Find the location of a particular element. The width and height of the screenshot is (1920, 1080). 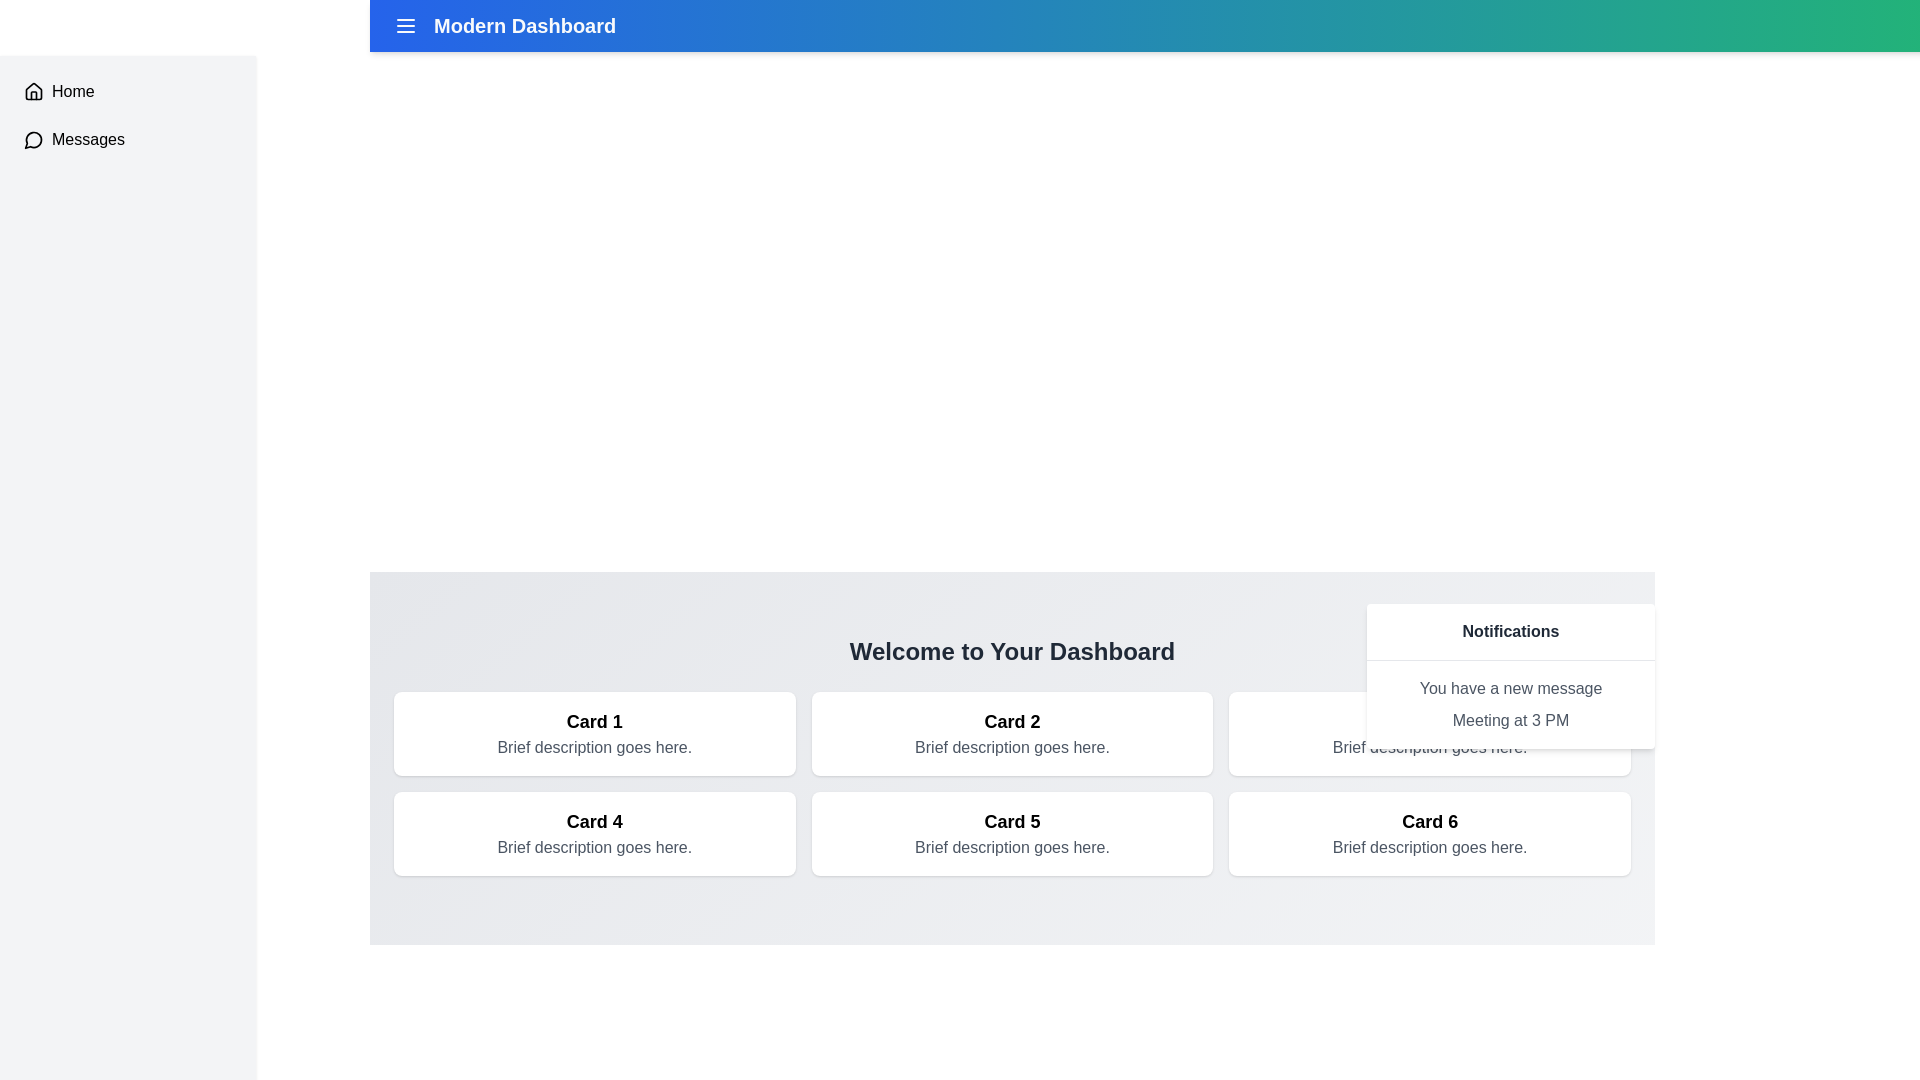

the title text label of the card located in the sixth position of the 2x3 grid layout, situated at the bottom-right corner is located at coordinates (1429, 821).